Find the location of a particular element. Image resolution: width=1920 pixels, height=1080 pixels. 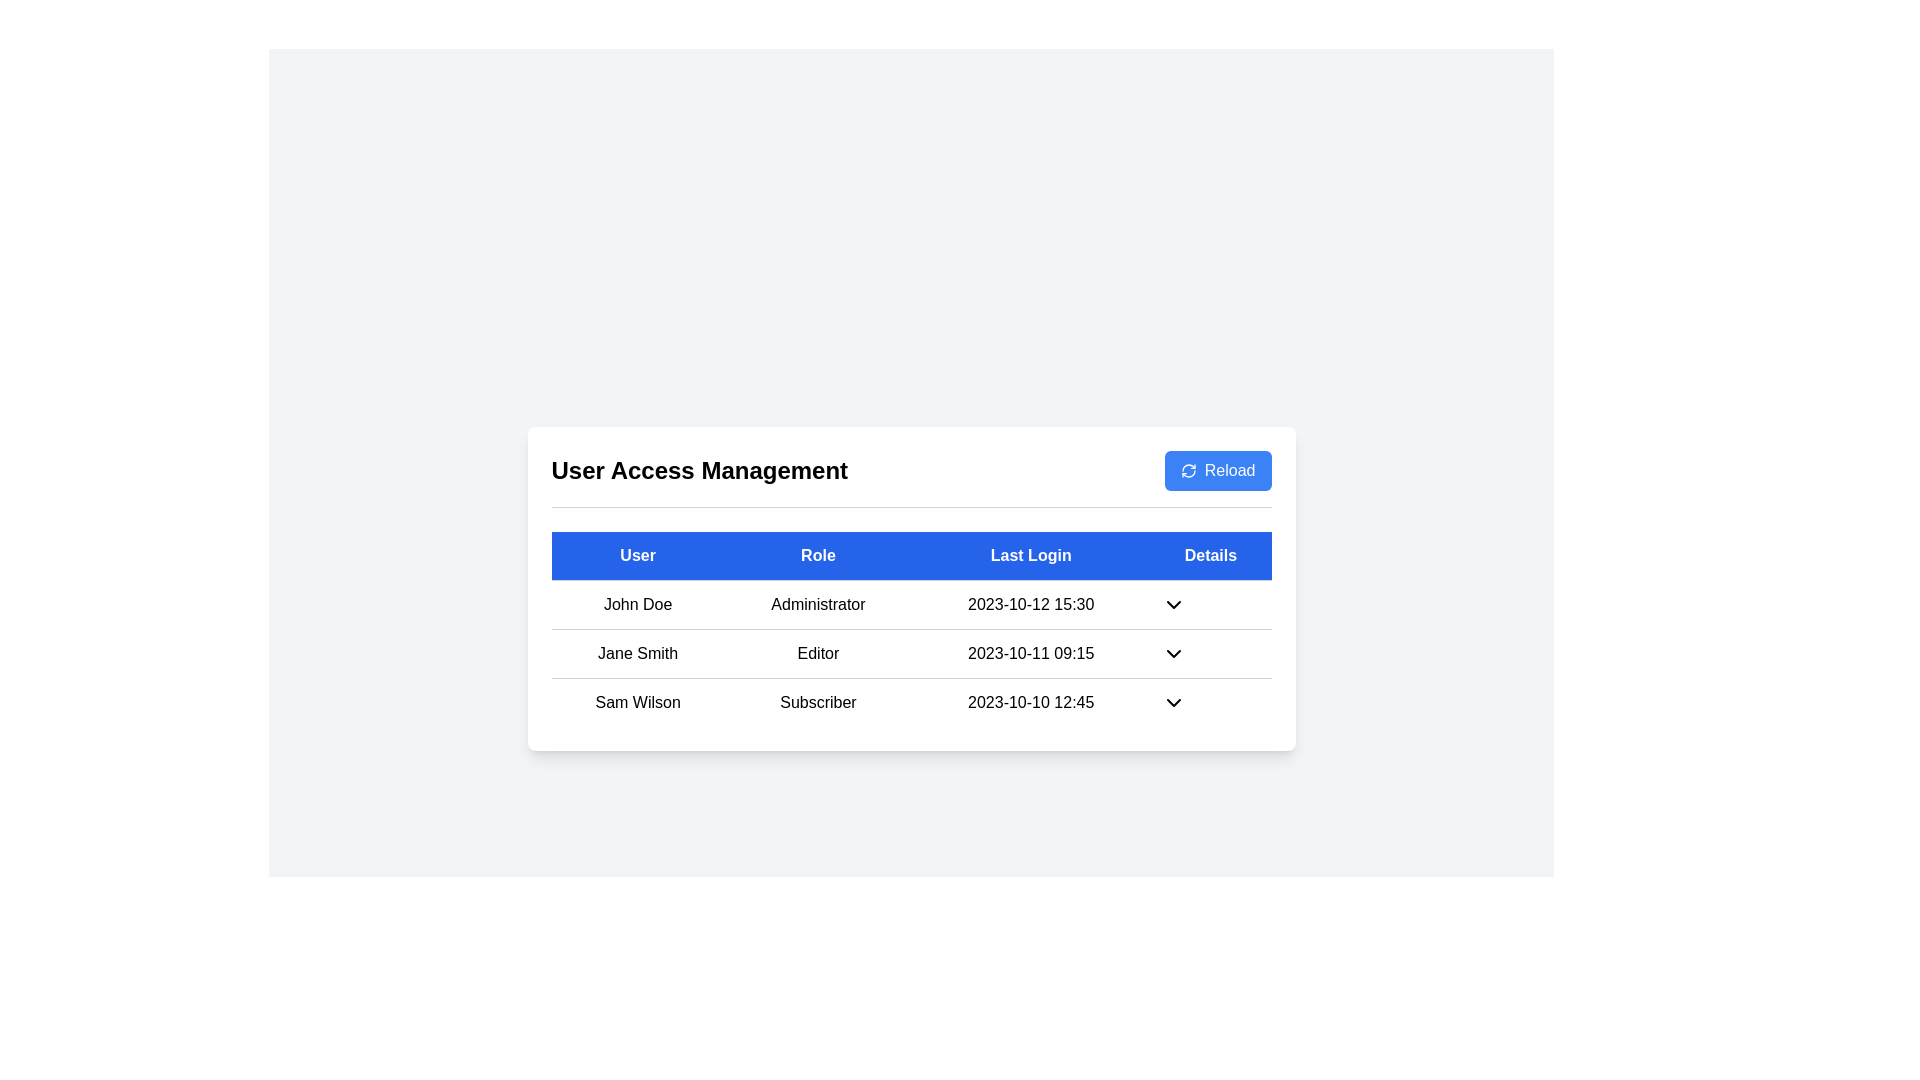

the last login timestamp text element for the user 'Sam Wilson' in the 'Last Login' column of the data table is located at coordinates (1031, 701).